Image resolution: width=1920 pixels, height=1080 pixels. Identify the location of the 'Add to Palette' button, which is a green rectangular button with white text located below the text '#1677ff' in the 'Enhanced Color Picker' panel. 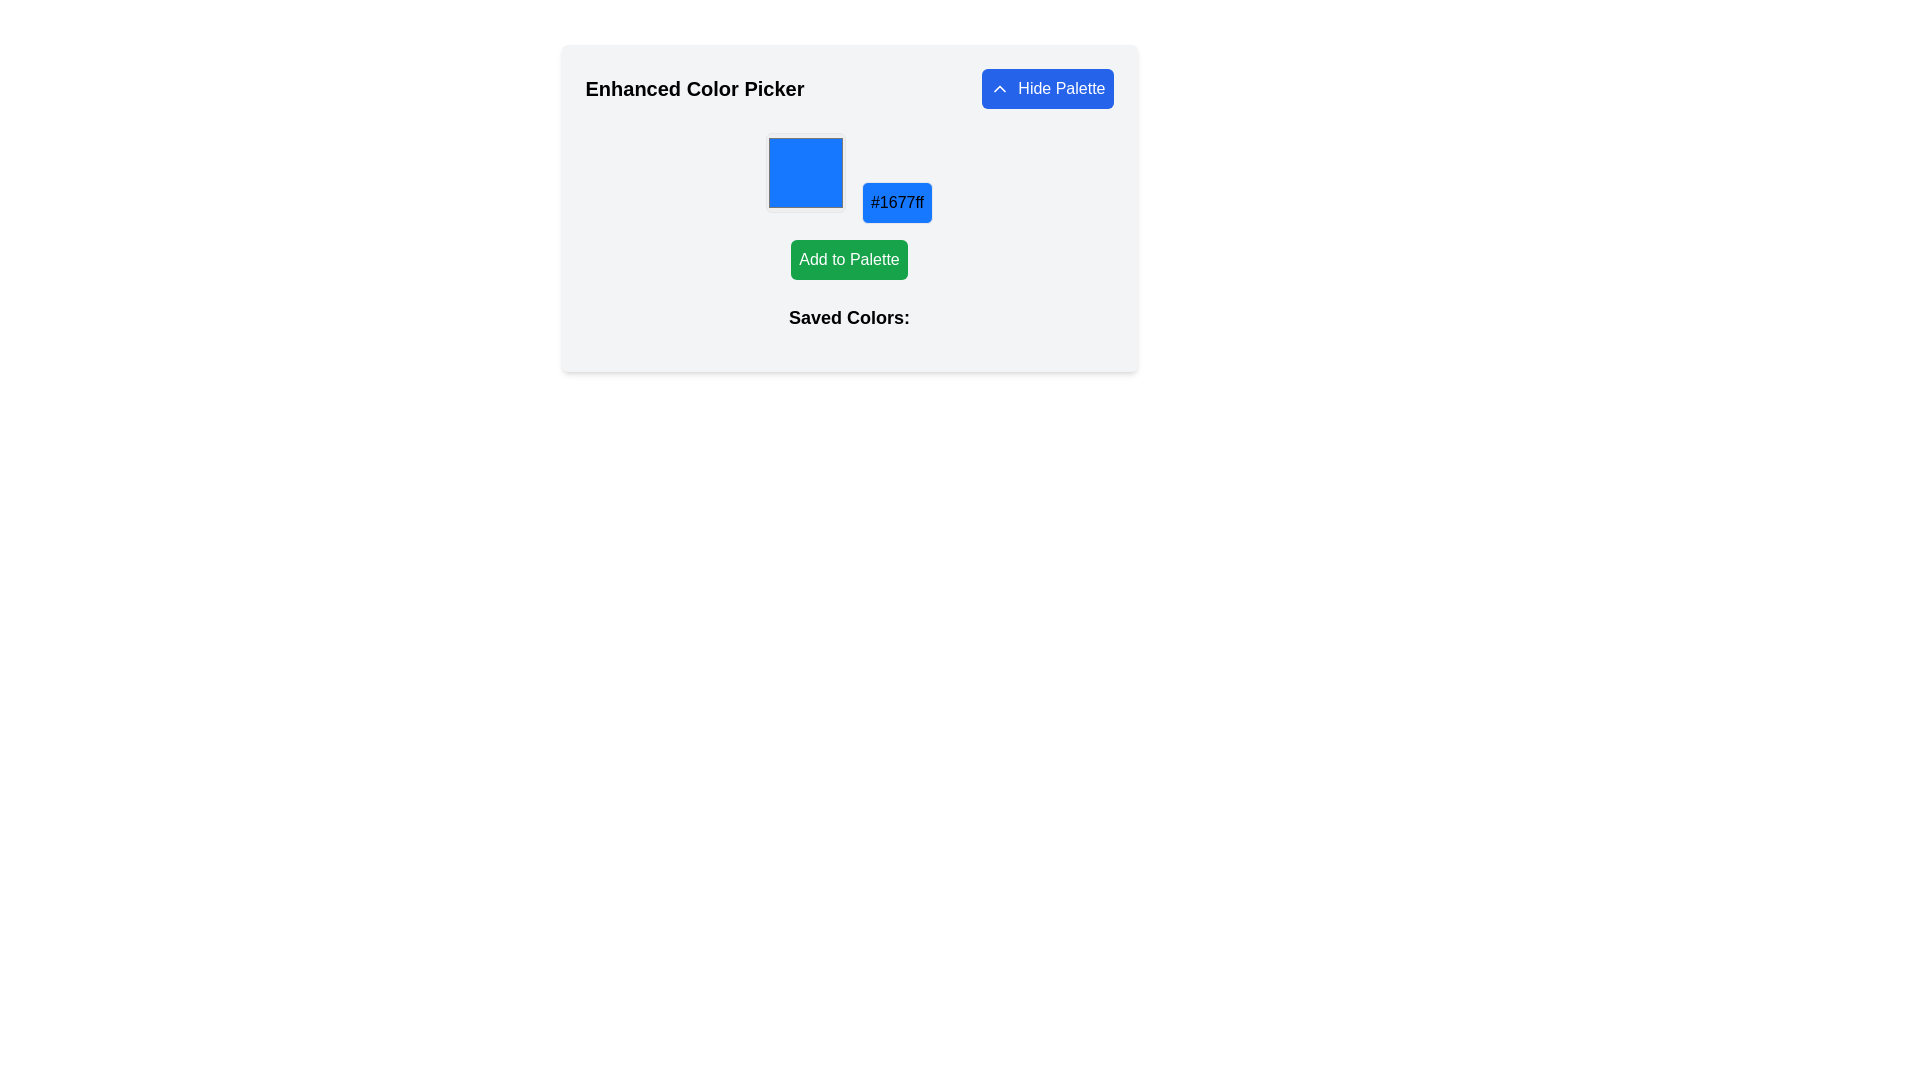
(849, 258).